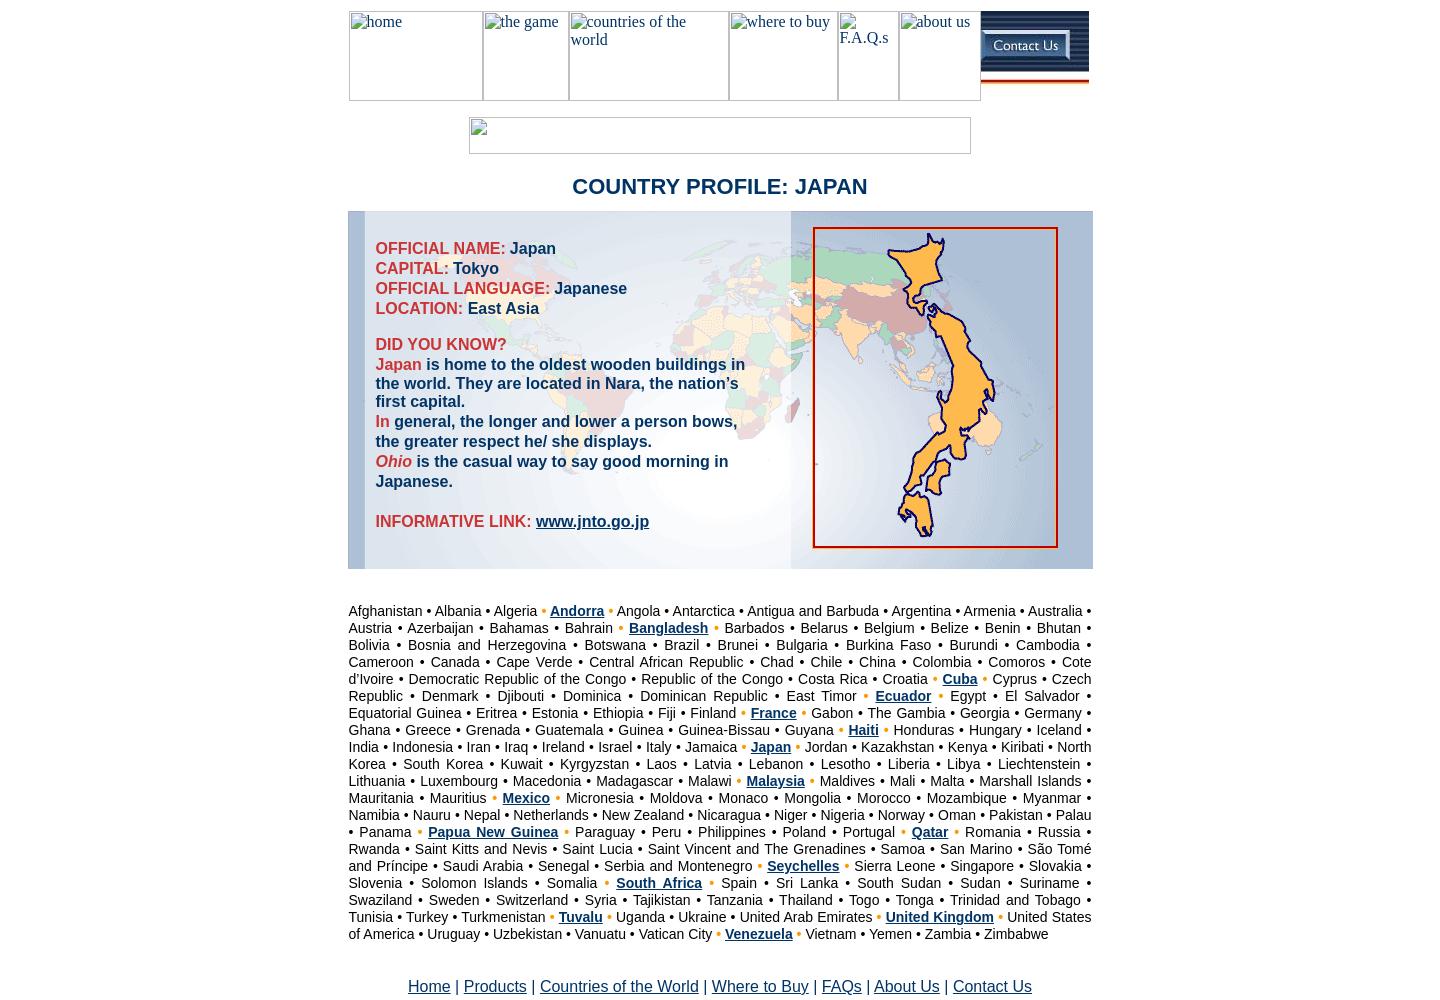 This screenshot has width=1440, height=1000. What do you see at coordinates (719, 687) in the screenshot?
I see `'Cyprus • Czech
      Republic • Denmark • Djibouti • Dominica • Dominican
      Republic • East Timor'` at bounding box center [719, 687].